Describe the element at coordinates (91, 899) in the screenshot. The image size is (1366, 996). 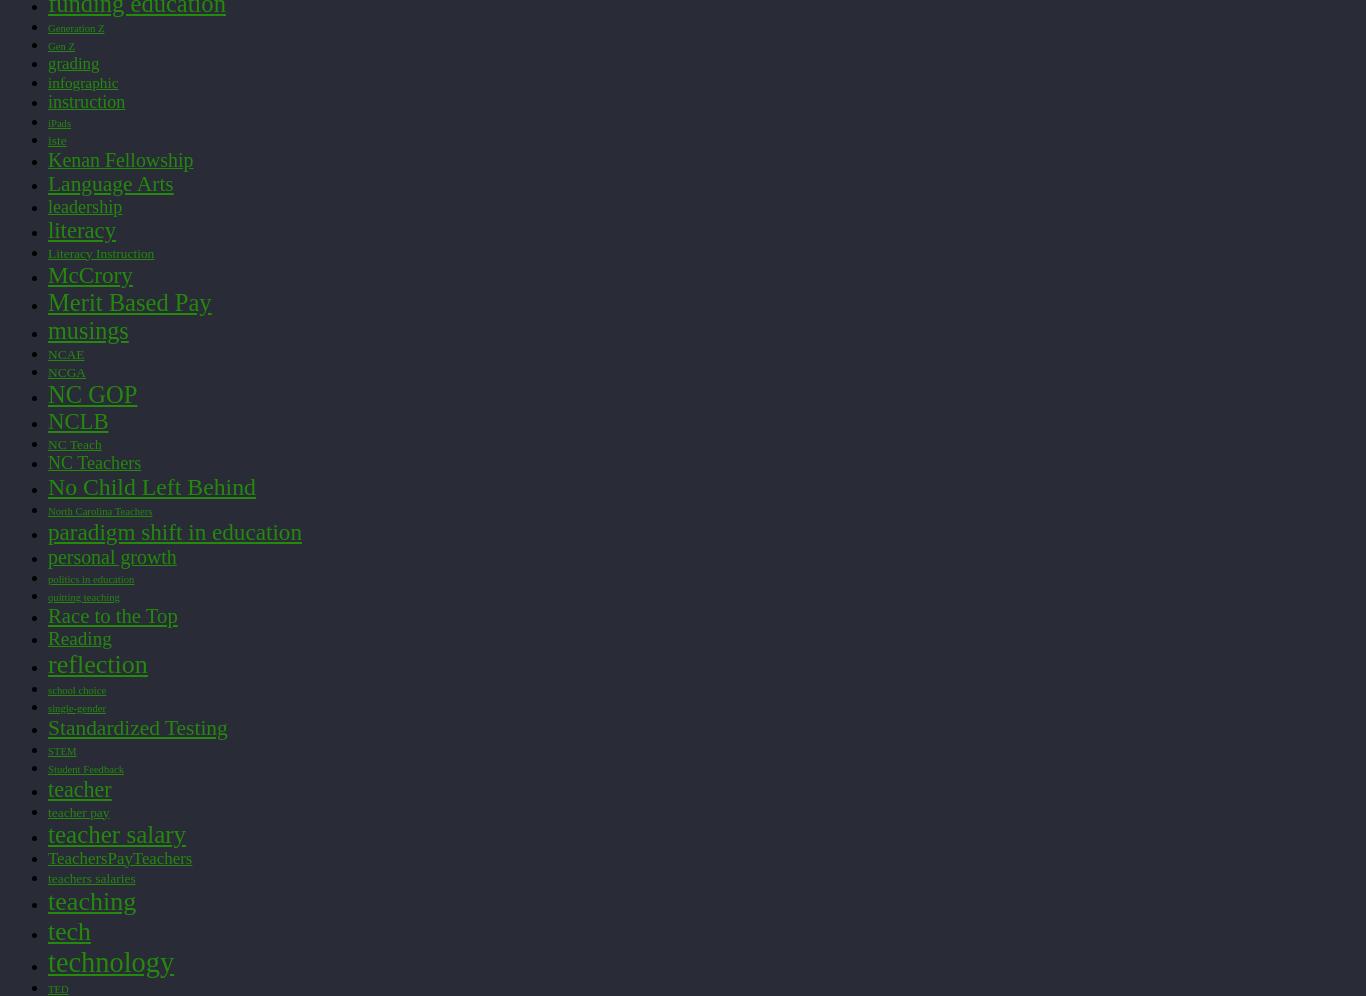
I see `'teaching'` at that location.